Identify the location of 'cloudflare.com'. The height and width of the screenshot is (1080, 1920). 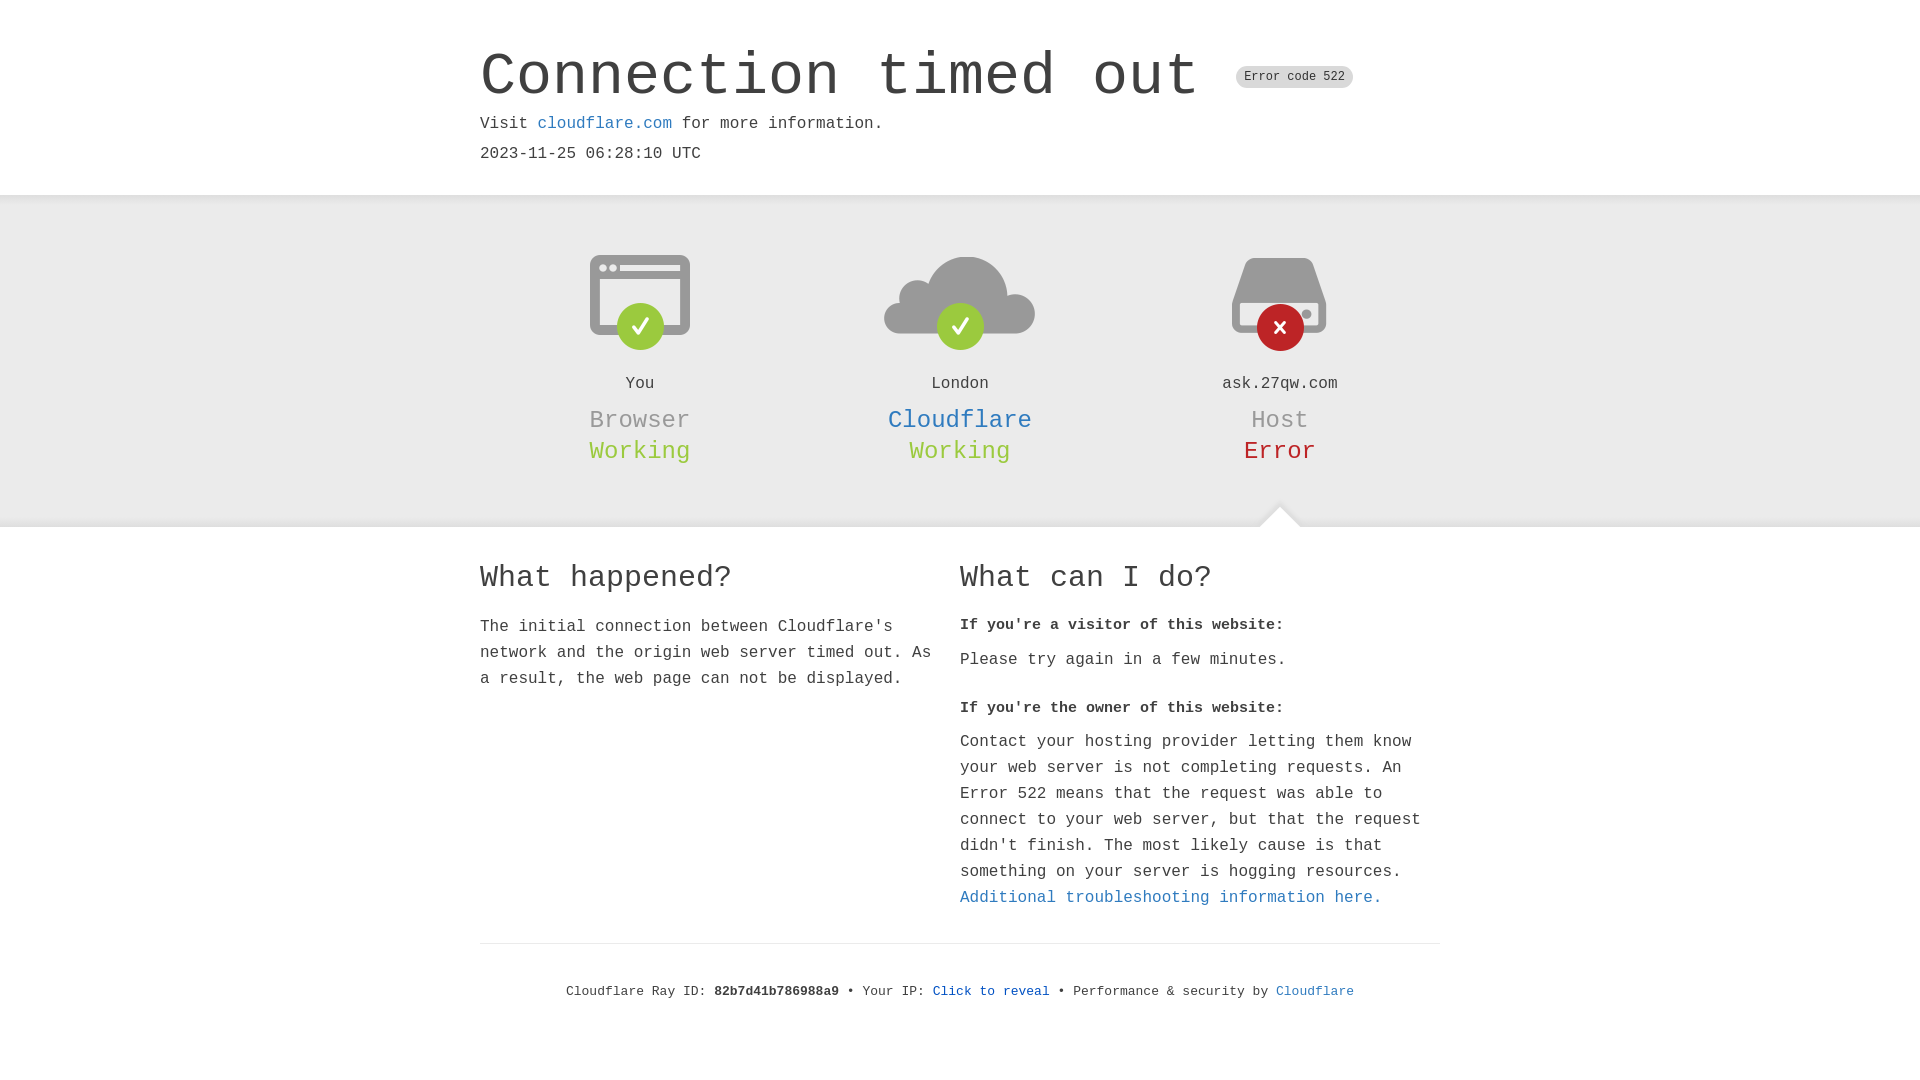
(603, 123).